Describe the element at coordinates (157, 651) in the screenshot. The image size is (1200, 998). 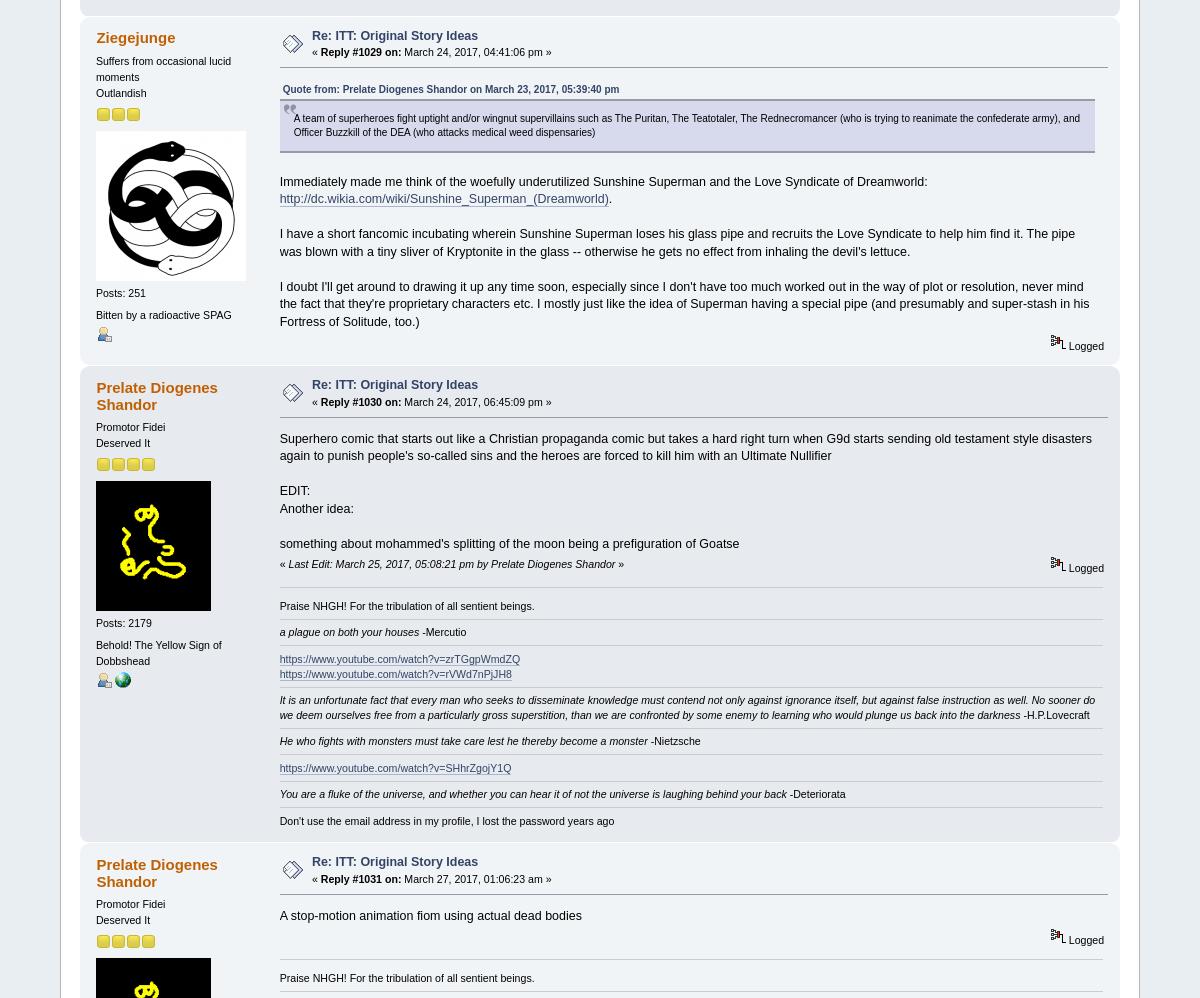
I see `'Behold! The Yellow Sign of Dobbshead'` at that location.